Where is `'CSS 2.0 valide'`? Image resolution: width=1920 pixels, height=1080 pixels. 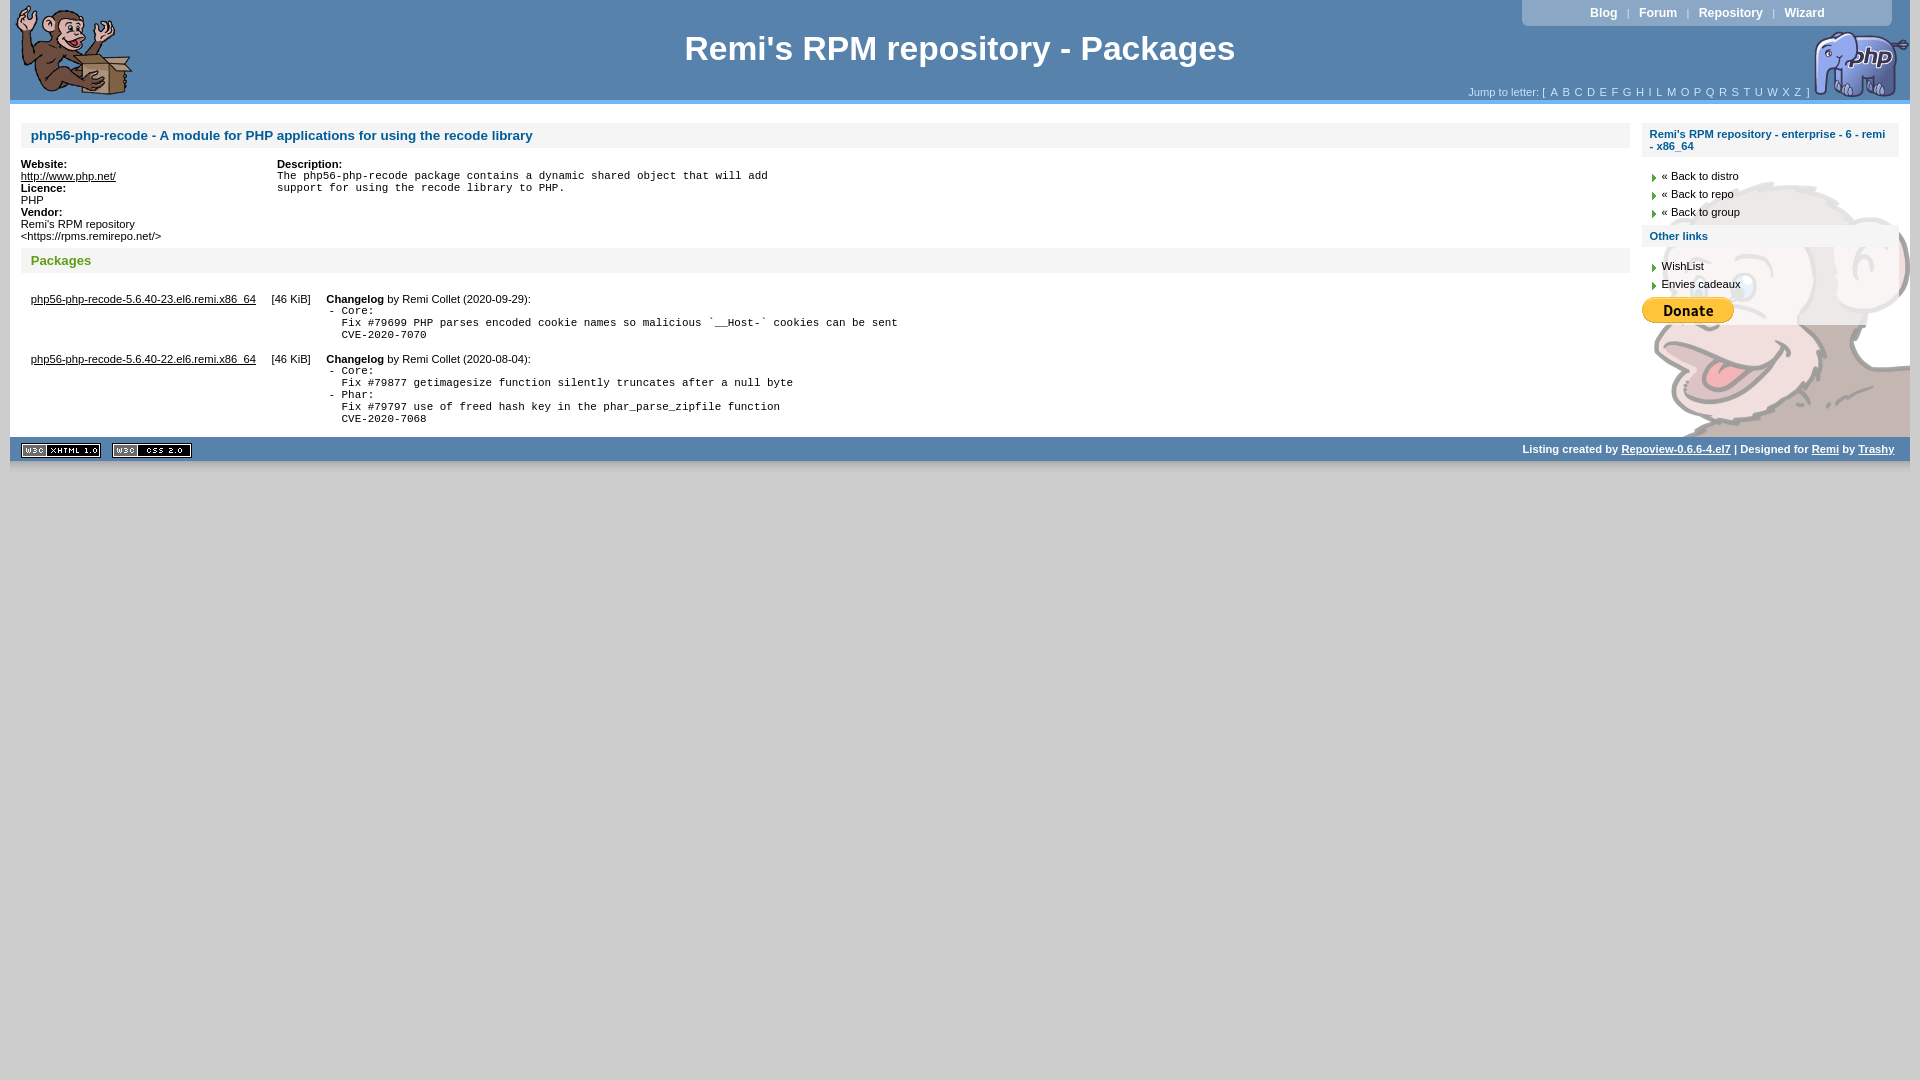 'CSS 2.0 valide' is located at coordinates (151, 450).